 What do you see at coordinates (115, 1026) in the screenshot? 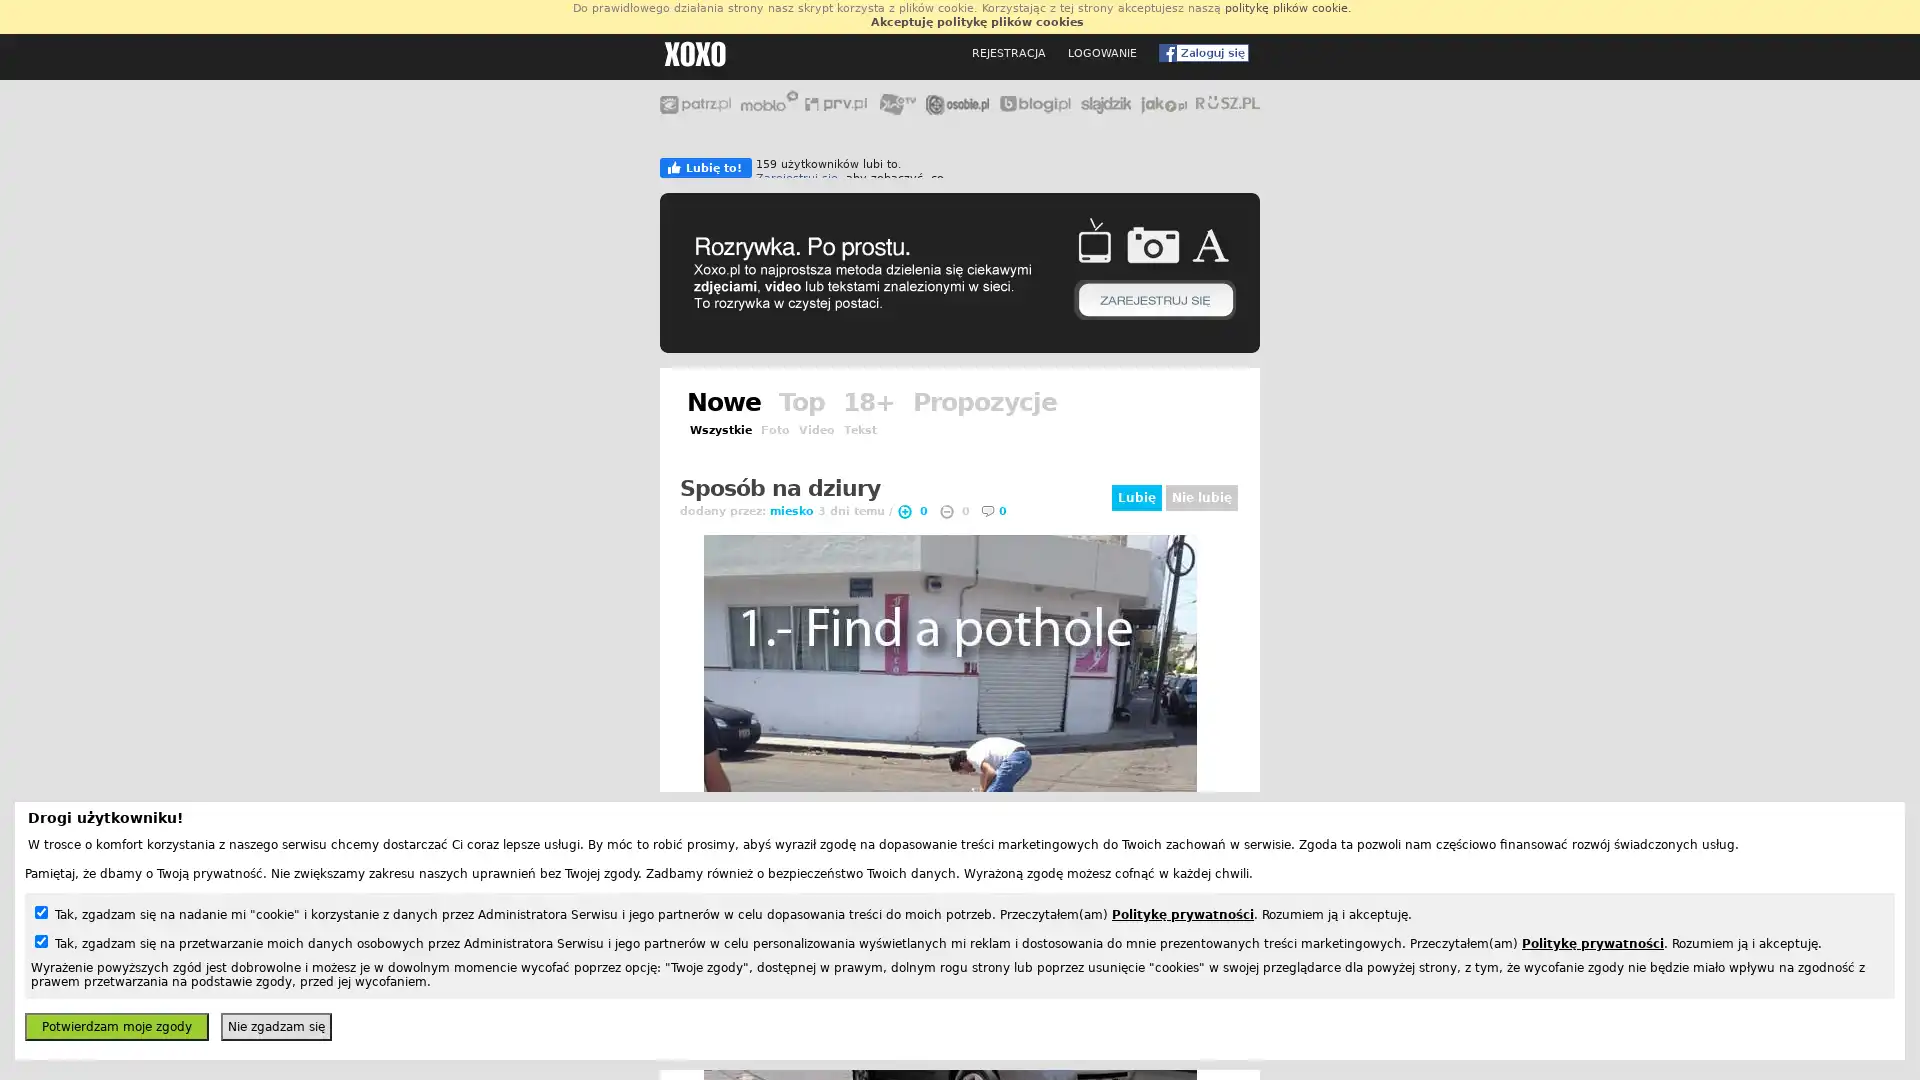
I see `Potwierdzam moje zgody` at bounding box center [115, 1026].